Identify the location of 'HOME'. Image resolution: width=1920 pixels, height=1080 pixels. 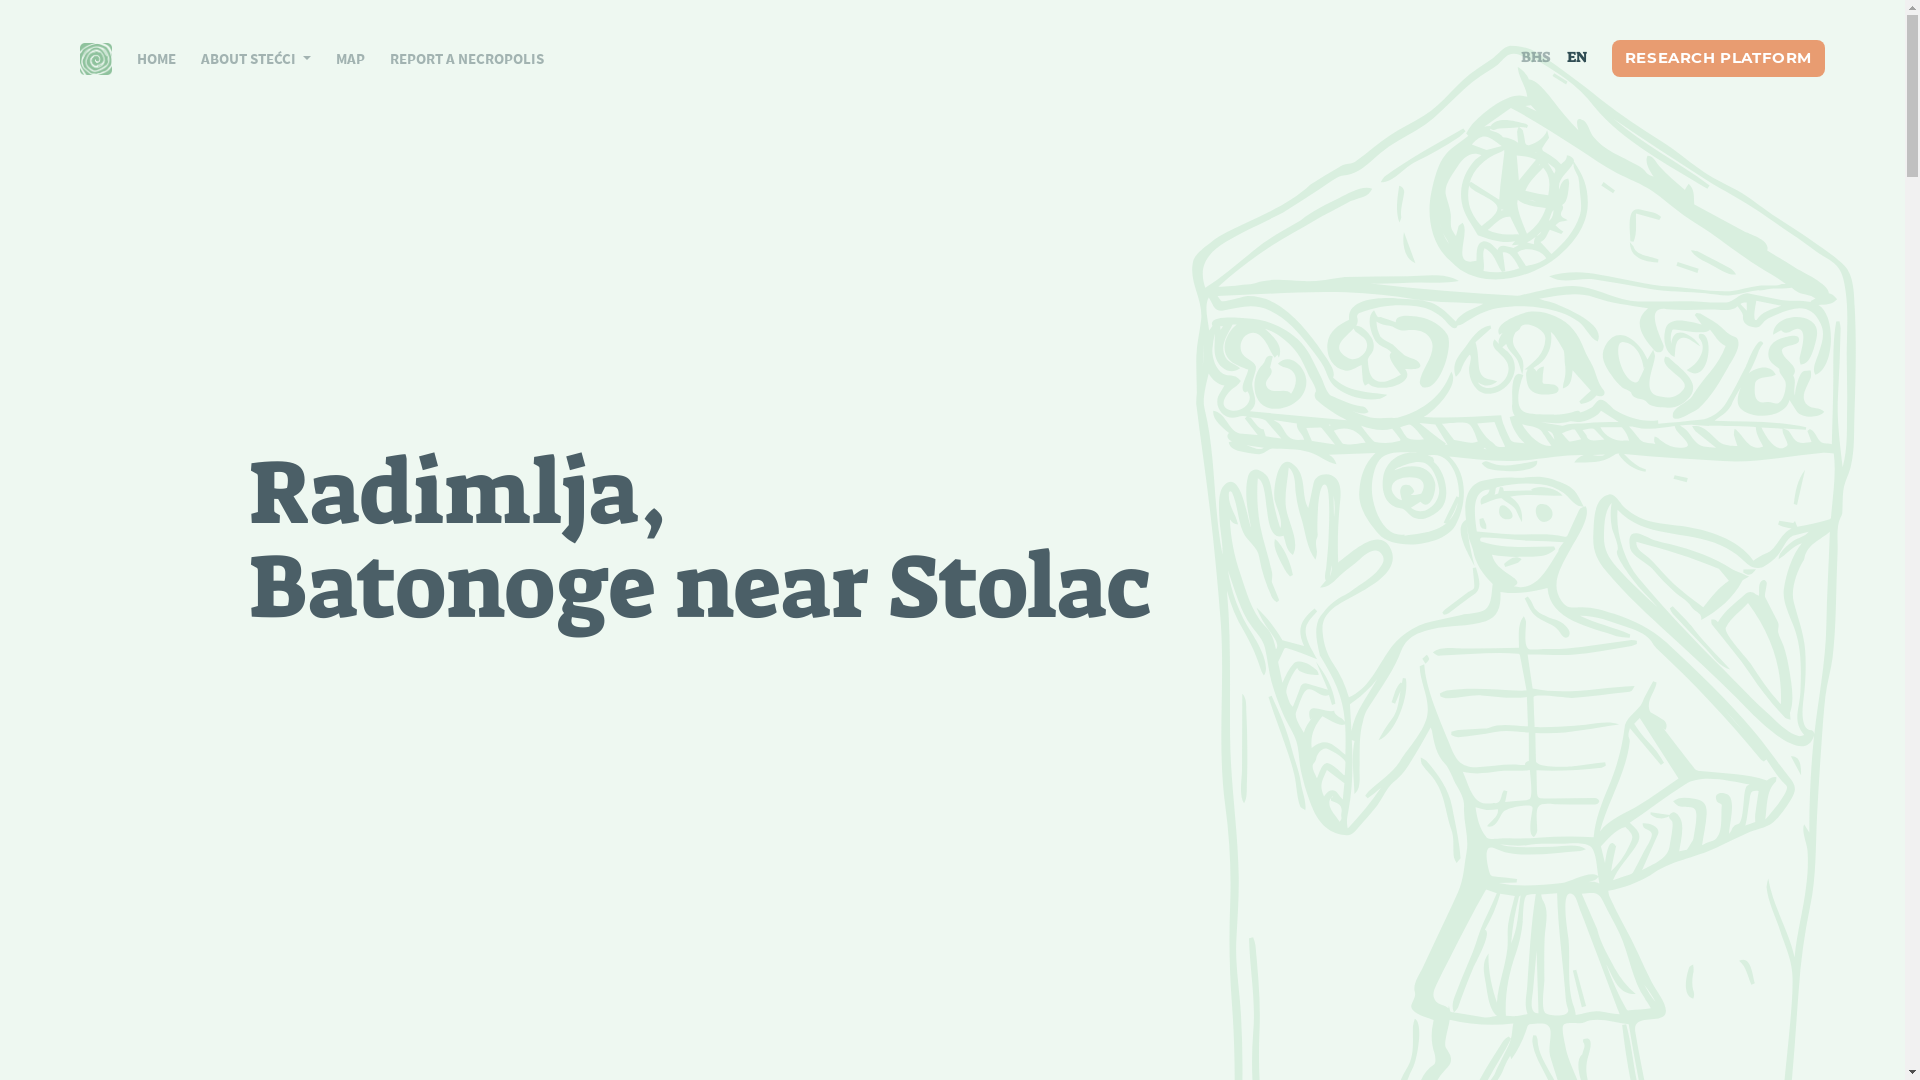
(143, 57).